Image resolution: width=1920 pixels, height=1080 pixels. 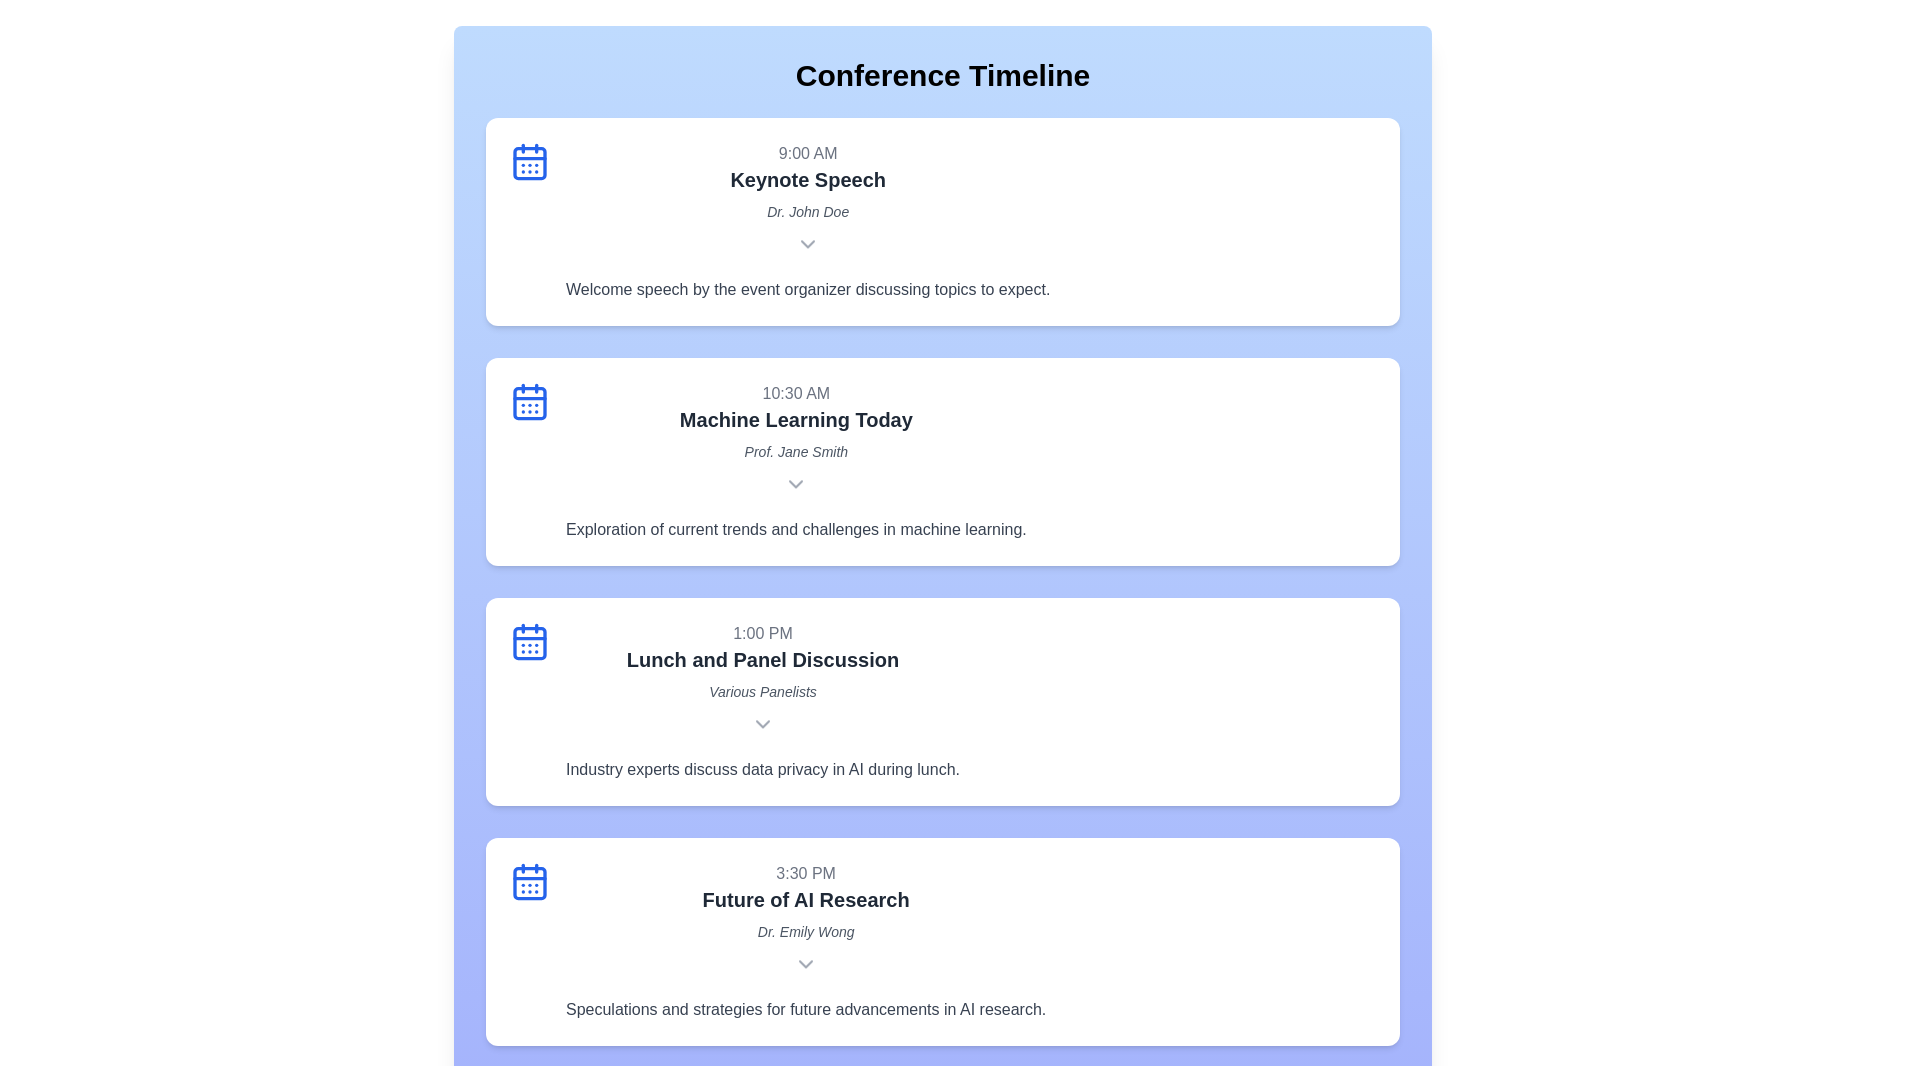 I want to click on the calendar icon element located within the fourth card of the timeline interface, adjacent to the header 'Future of AI Research', so click(x=529, y=882).